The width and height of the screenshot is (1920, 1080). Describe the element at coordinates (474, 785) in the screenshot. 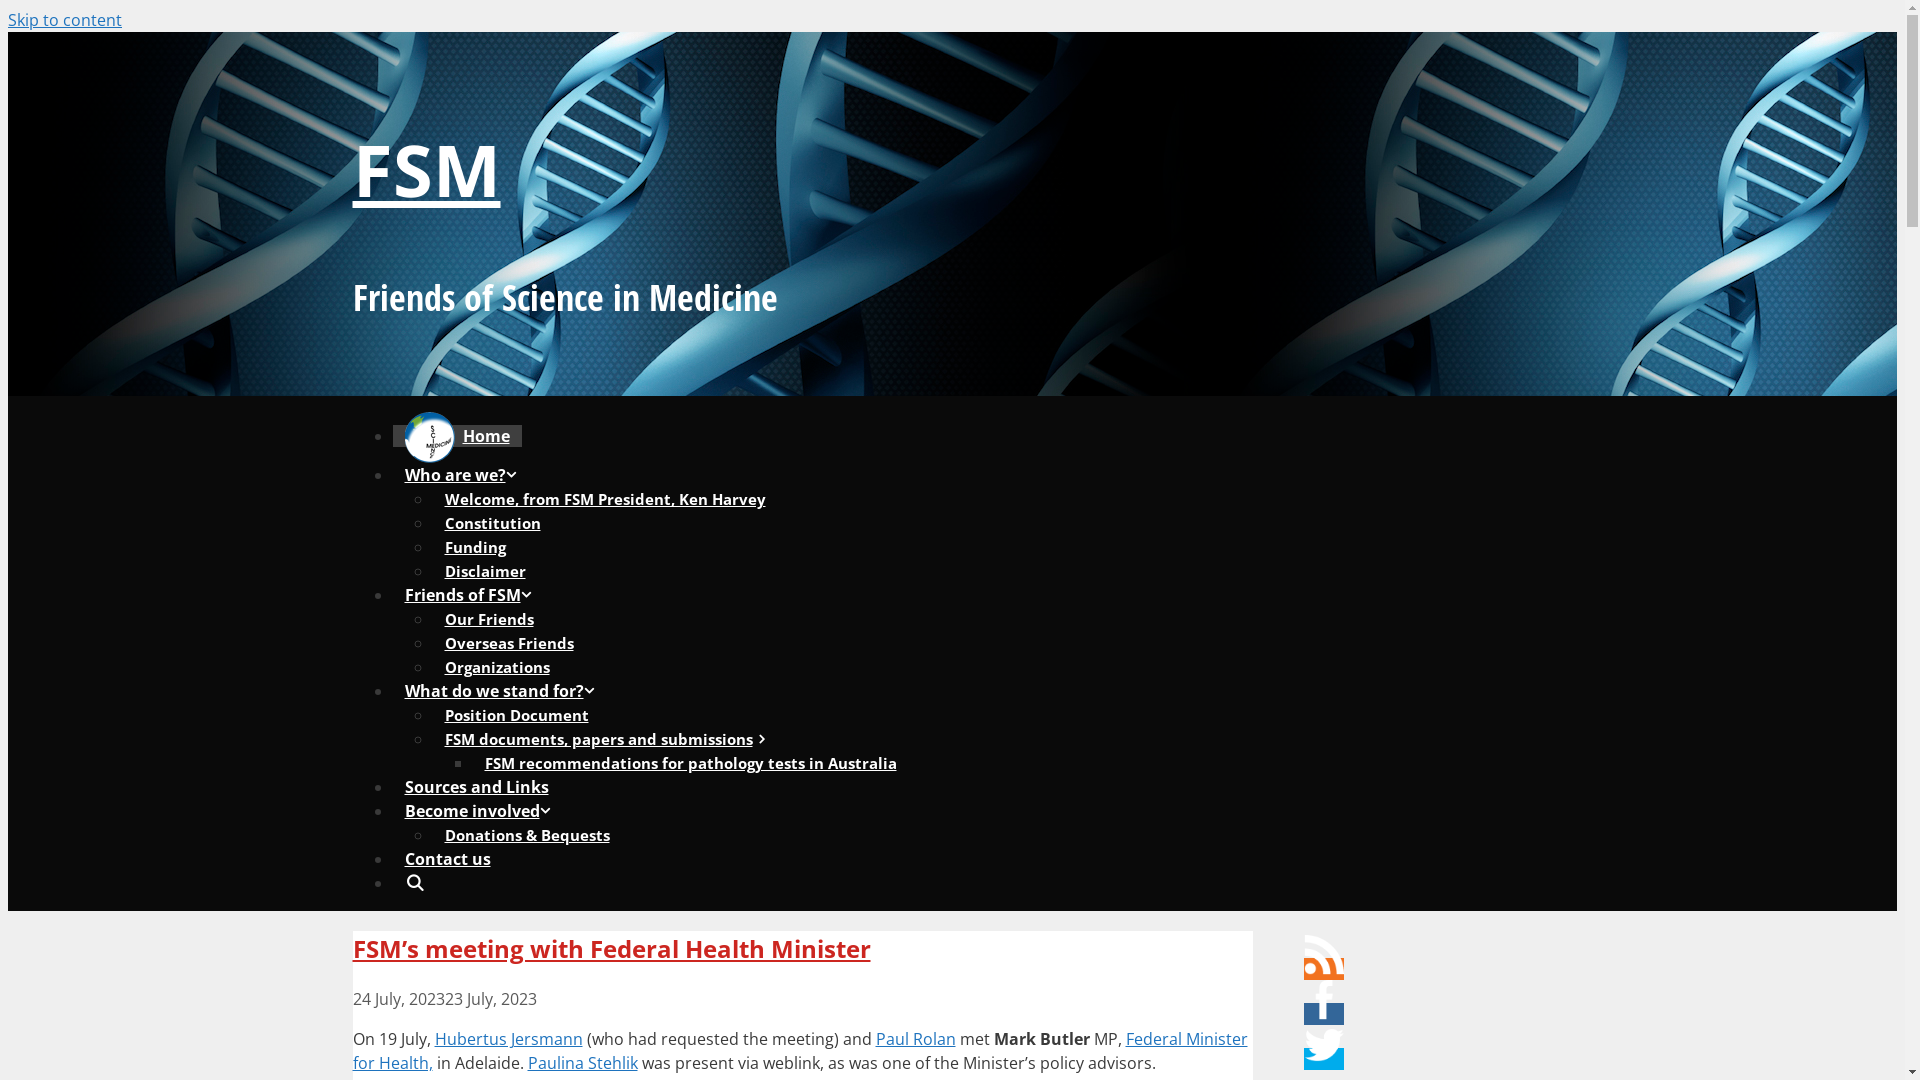

I see `'Sources and Links'` at that location.